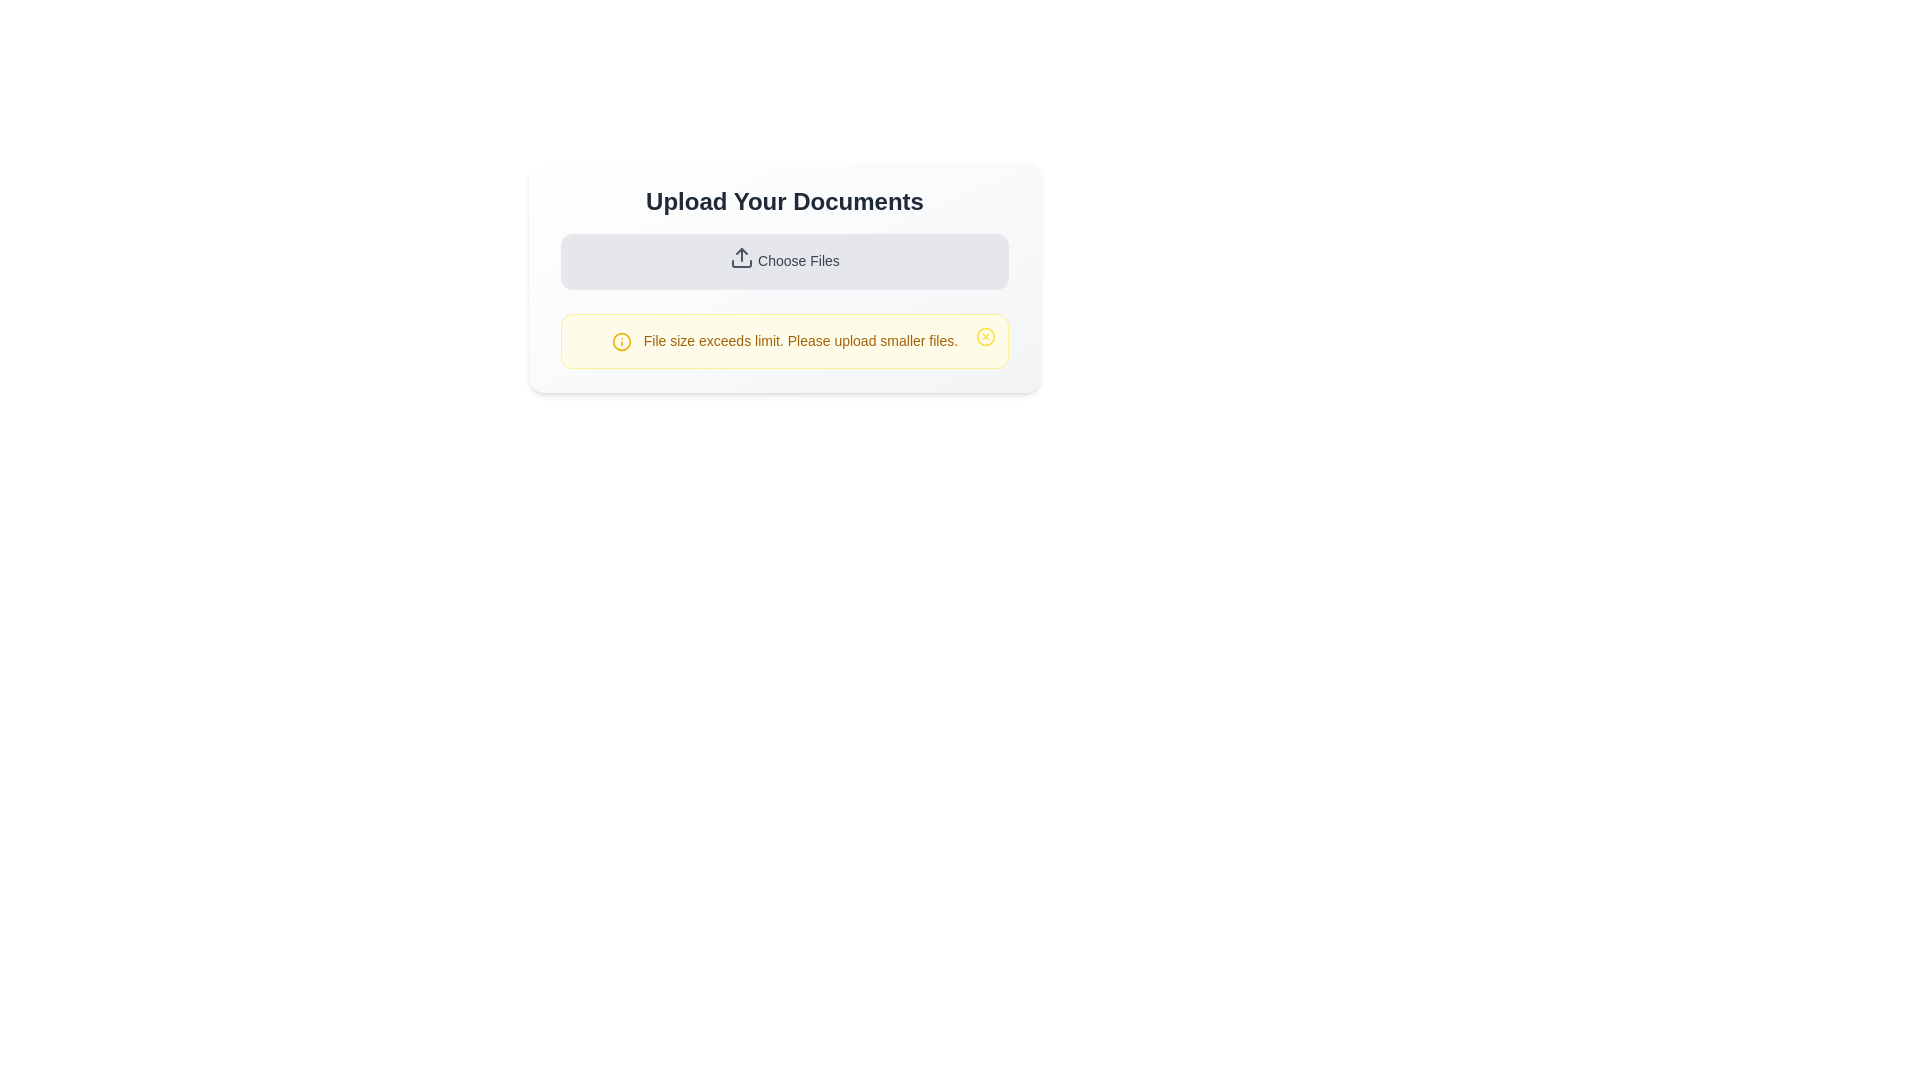 The image size is (1920, 1080). Describe the element at coordinates (784, 261) in the screenshot. I see `the file upload trigger button located centrally below the header 'Upload Your Documents'` at that location.